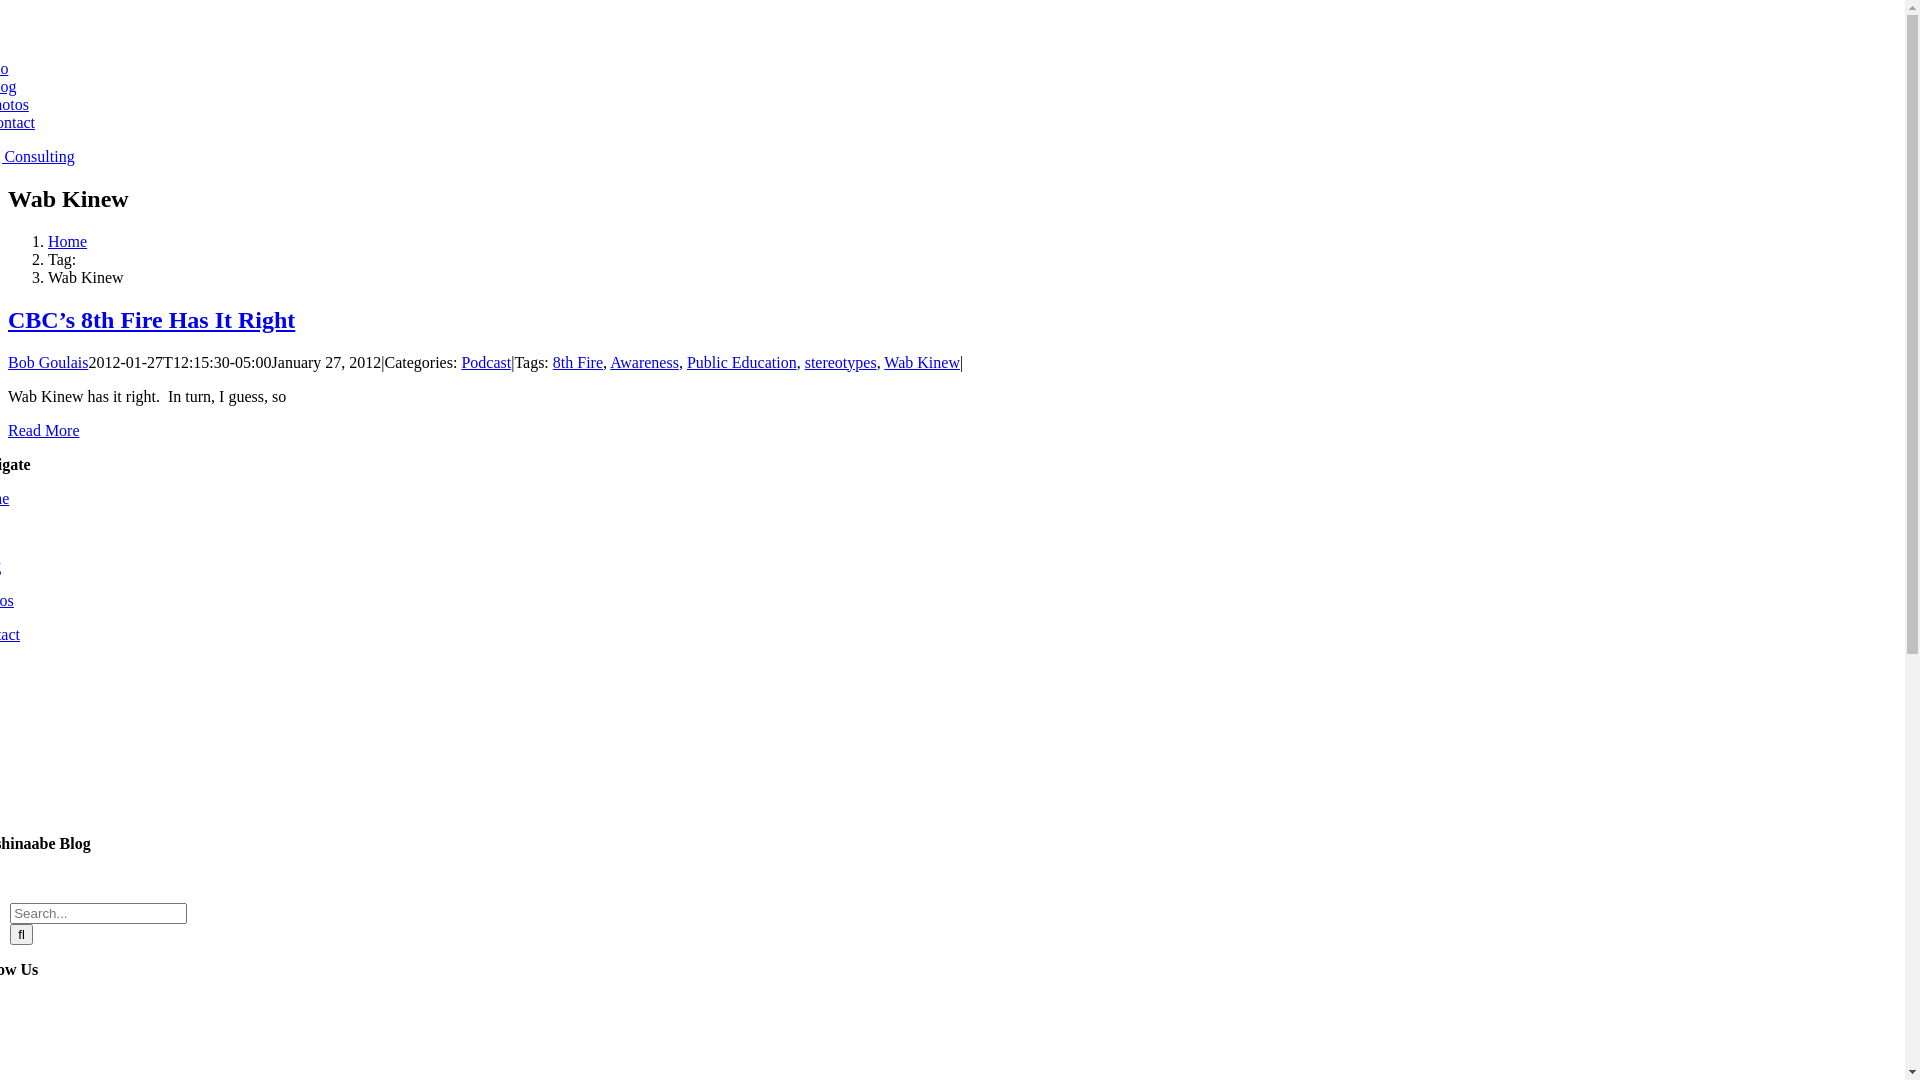 The image size is (1920, 1080). Describe the element at coordinates (67, 240) in the screenshot. I see `'Home'` at that location.